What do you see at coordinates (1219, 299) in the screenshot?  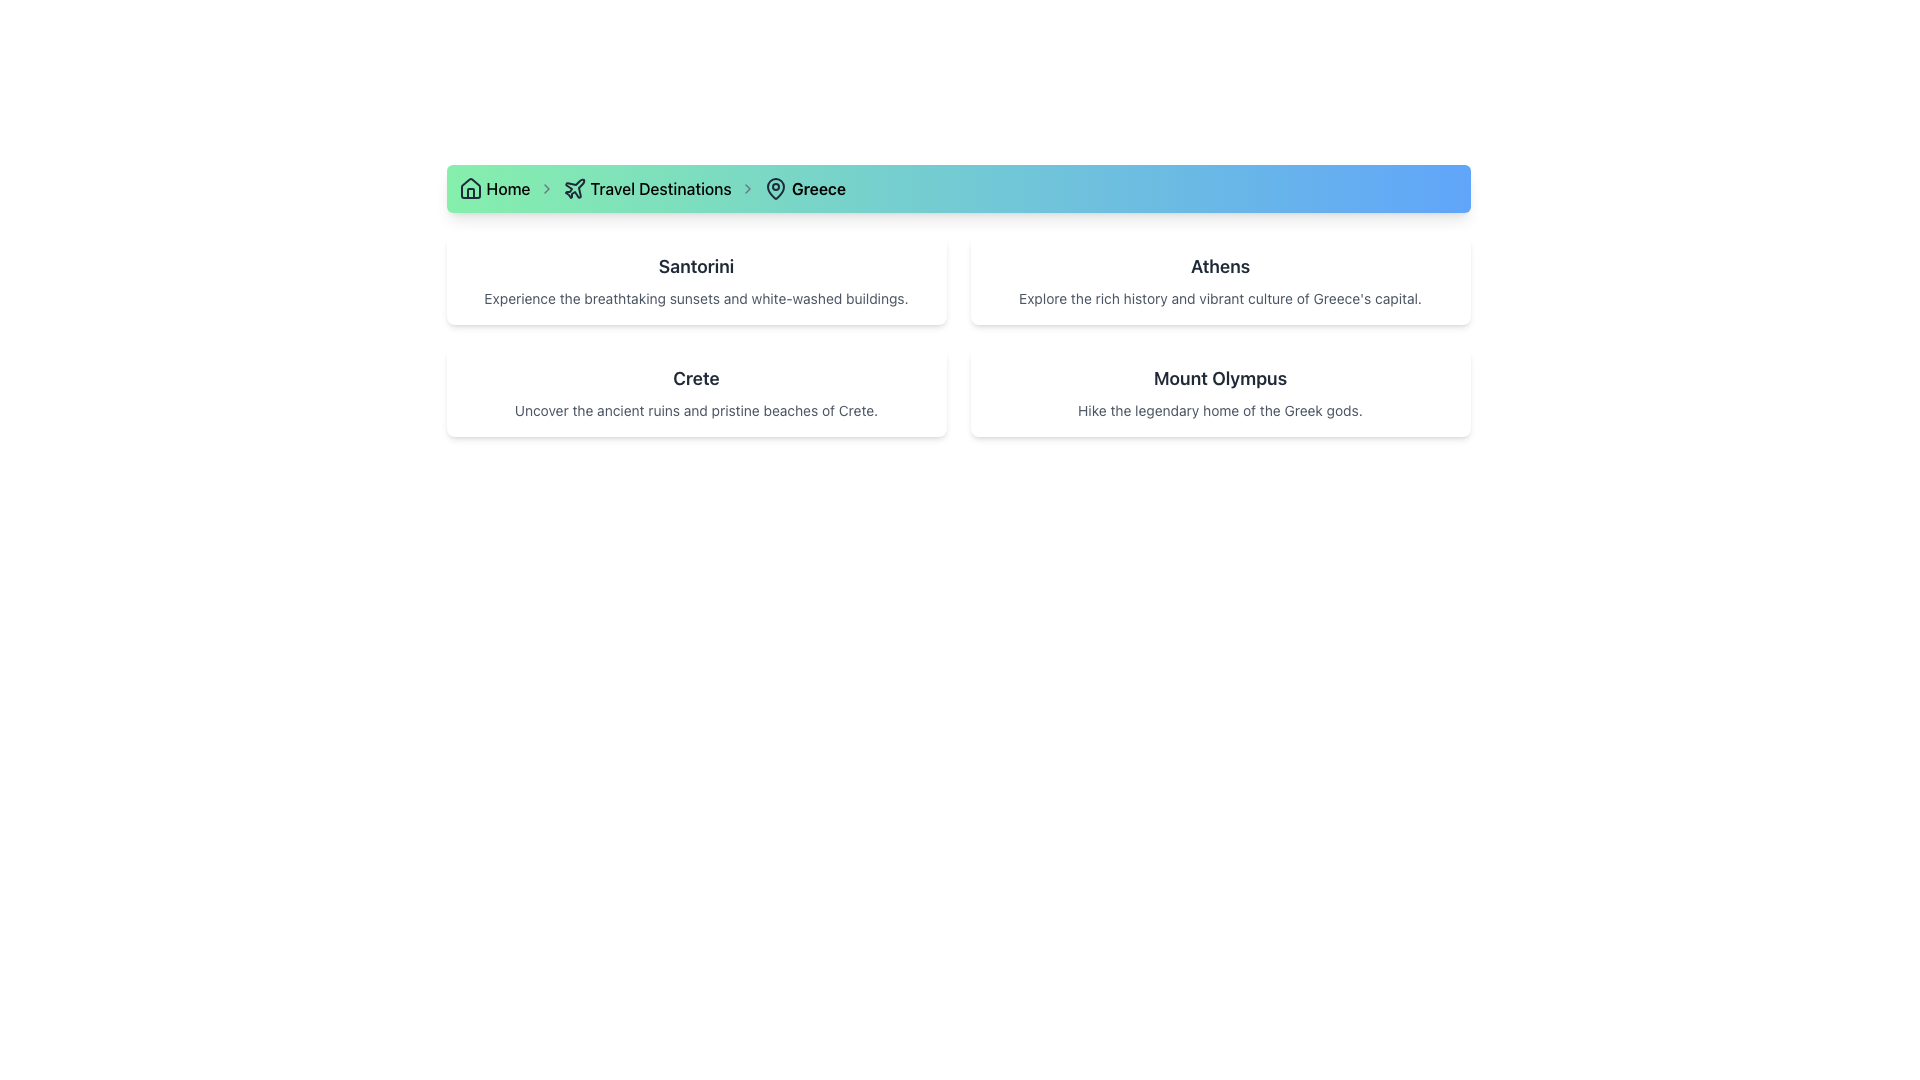 I see `the small-sized, gray-colored text reading 'Explore the rich history and vibrant culture of Greece's capital.' positioned below the heading 'Athens' in the top-right card-like section` at bounding box center [1219, 299].